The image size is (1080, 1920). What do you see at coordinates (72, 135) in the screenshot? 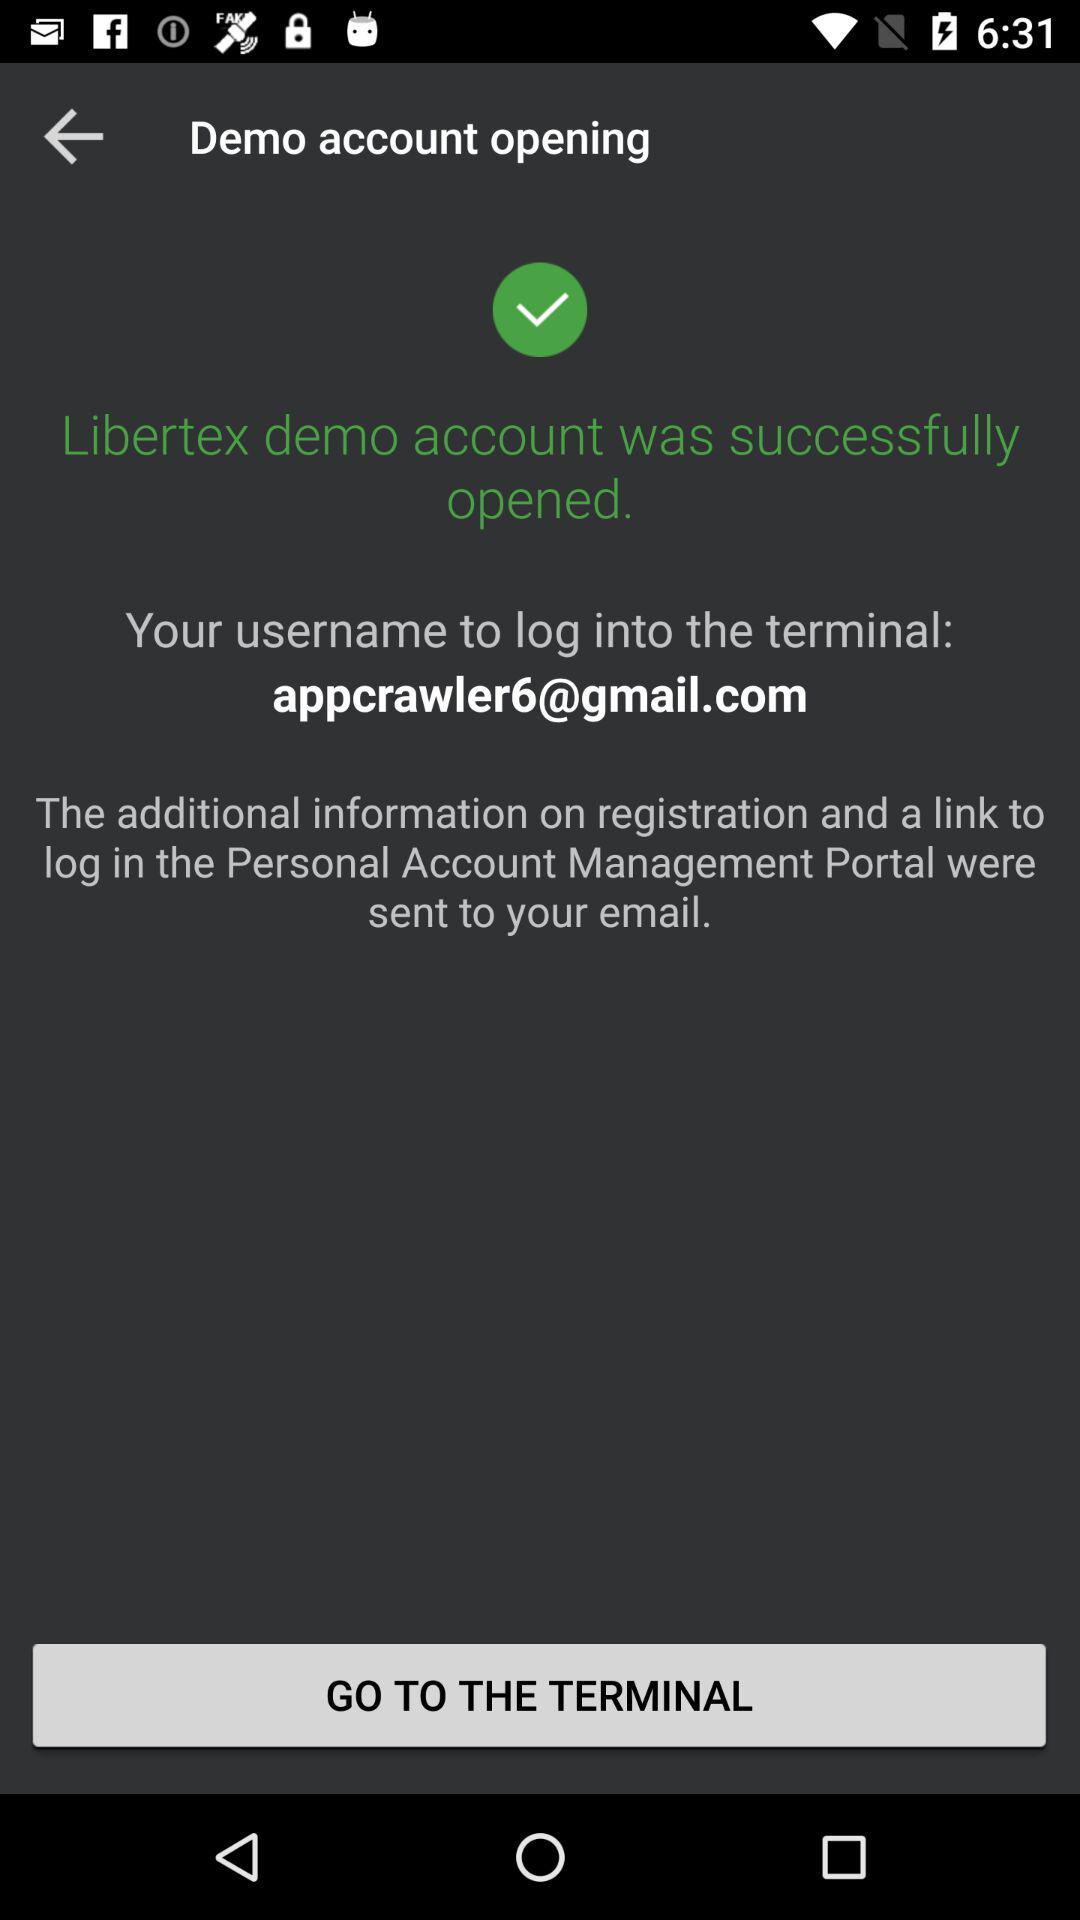
I see `previous` at bounding box center [72, 135].